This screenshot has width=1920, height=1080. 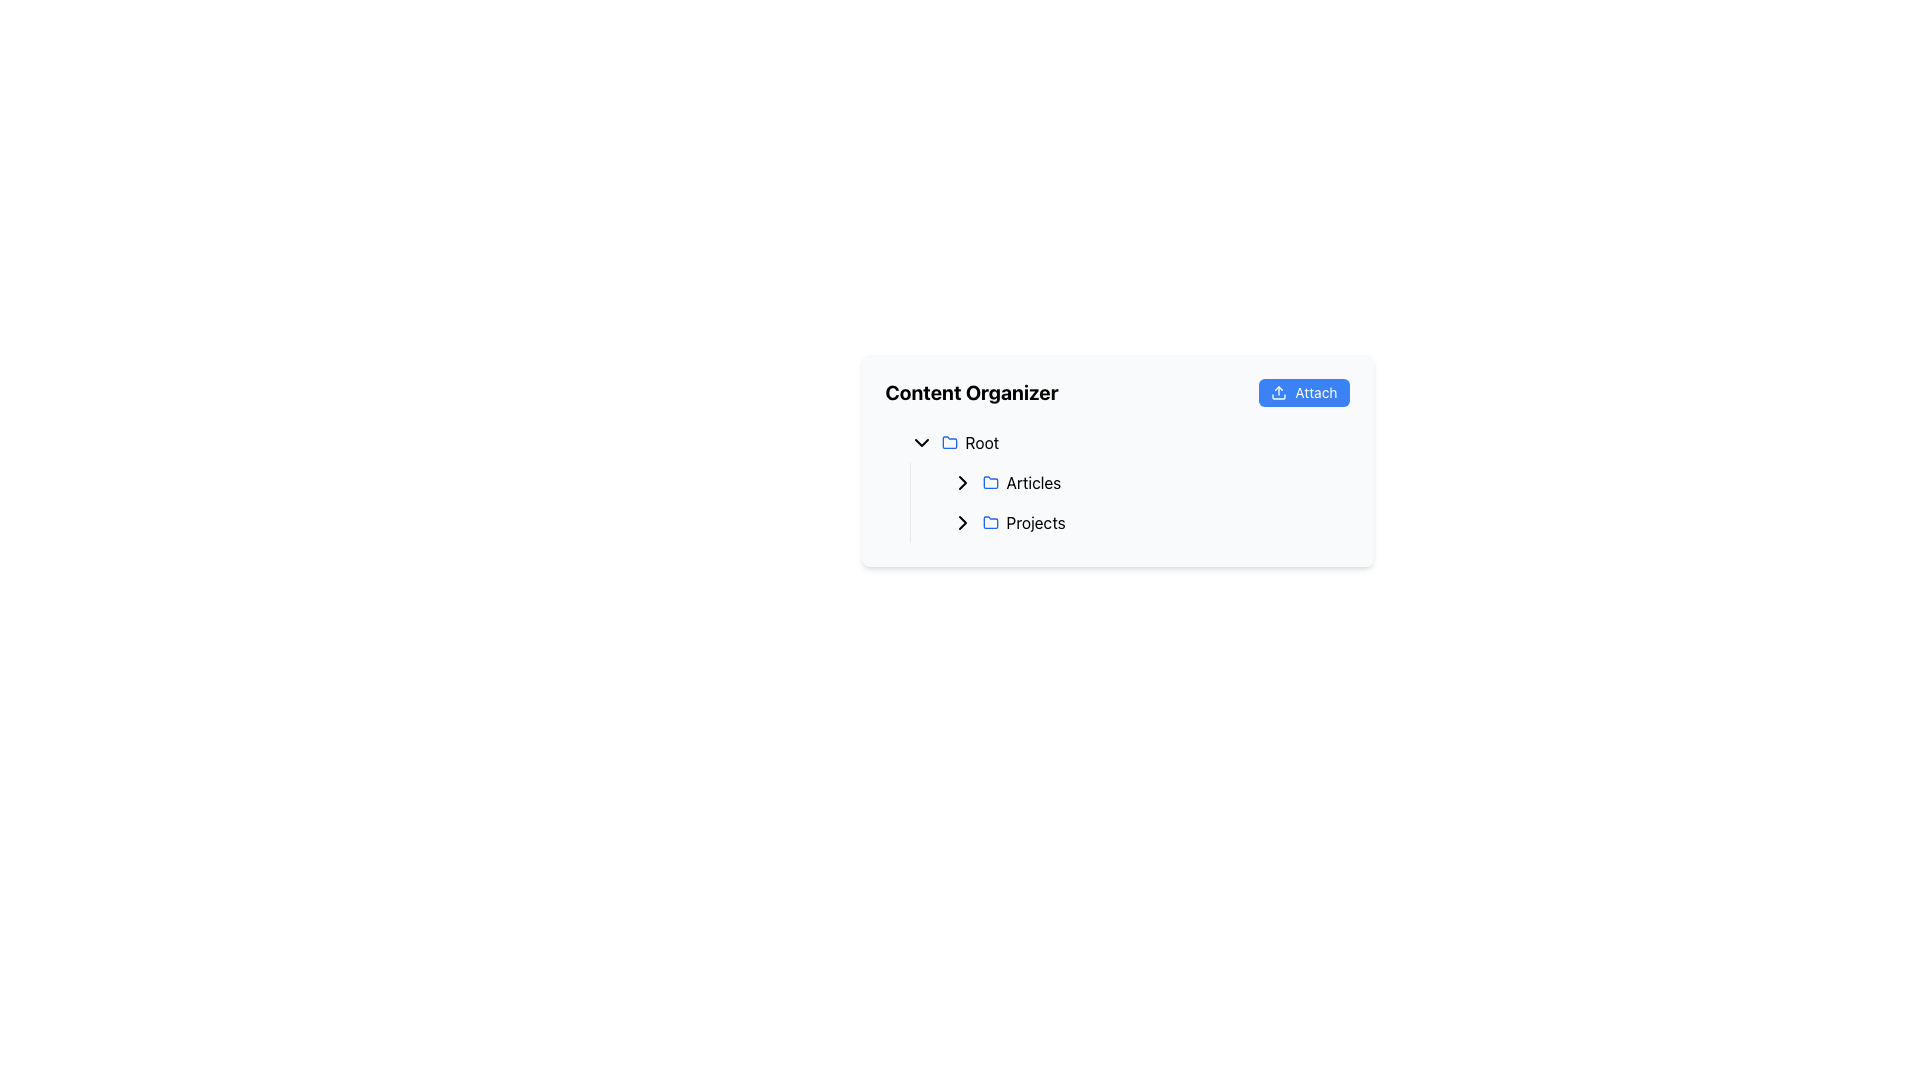 I want to click on the blue folder icon with rounded edges located, so click(x=948, y=442).